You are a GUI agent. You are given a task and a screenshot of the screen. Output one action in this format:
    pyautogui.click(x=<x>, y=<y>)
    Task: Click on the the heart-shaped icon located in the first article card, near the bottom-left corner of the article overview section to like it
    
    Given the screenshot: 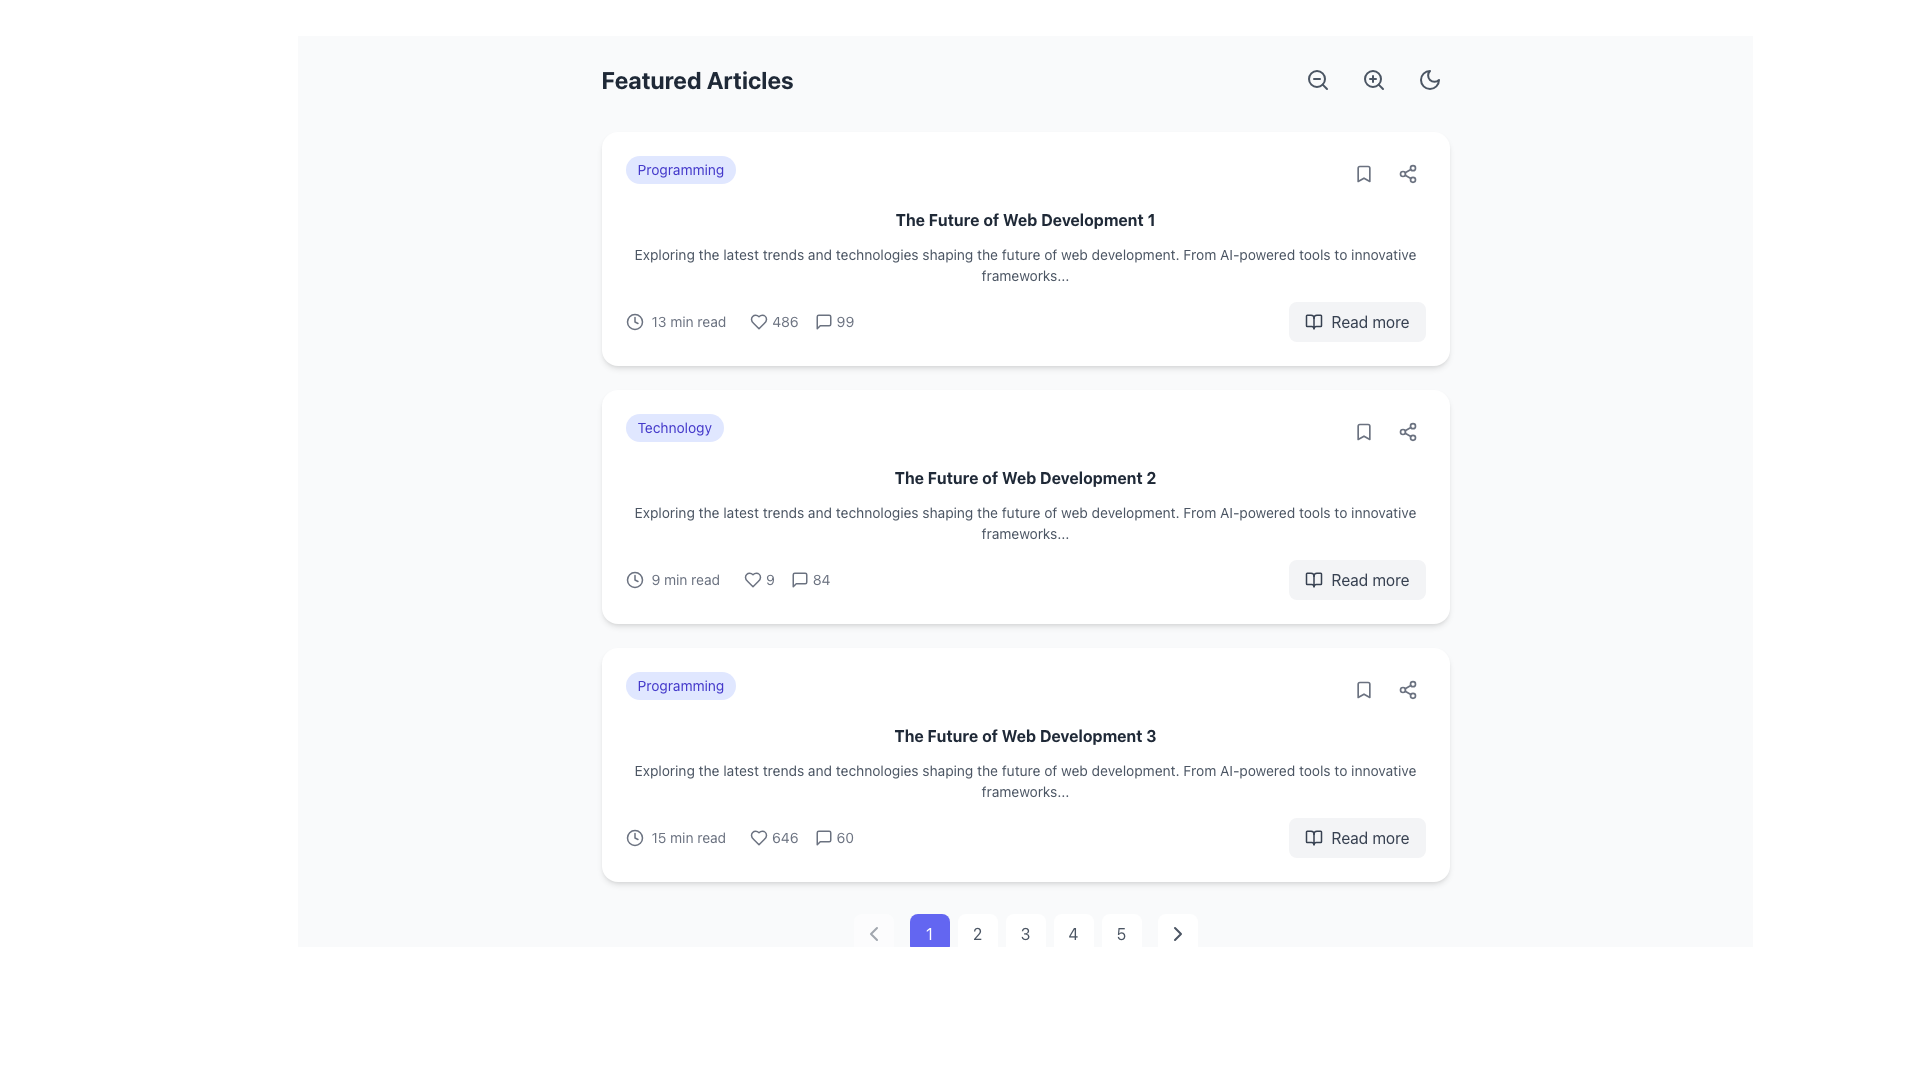 What is the action you would take?
    pyautogui.click(x=757, y=320)
    